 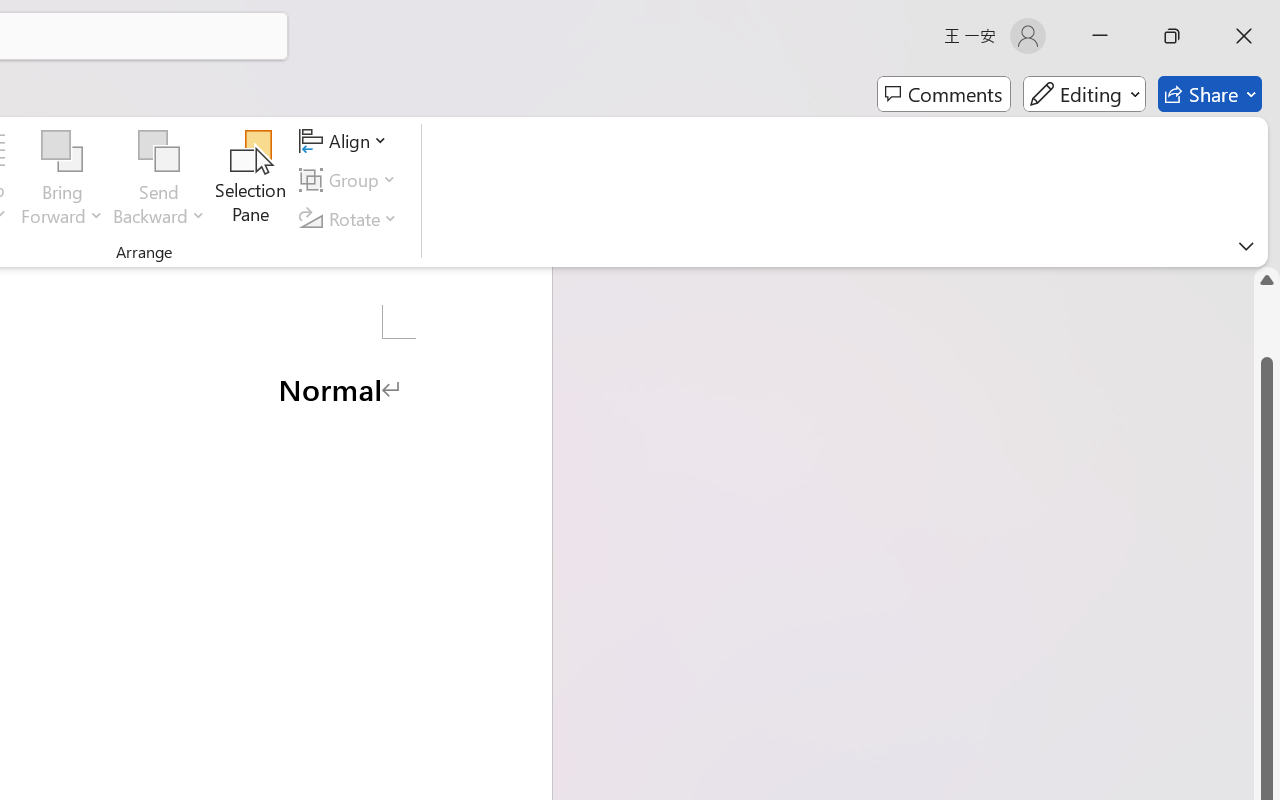 I want to click on 'Align', so click(x=346, y=141).